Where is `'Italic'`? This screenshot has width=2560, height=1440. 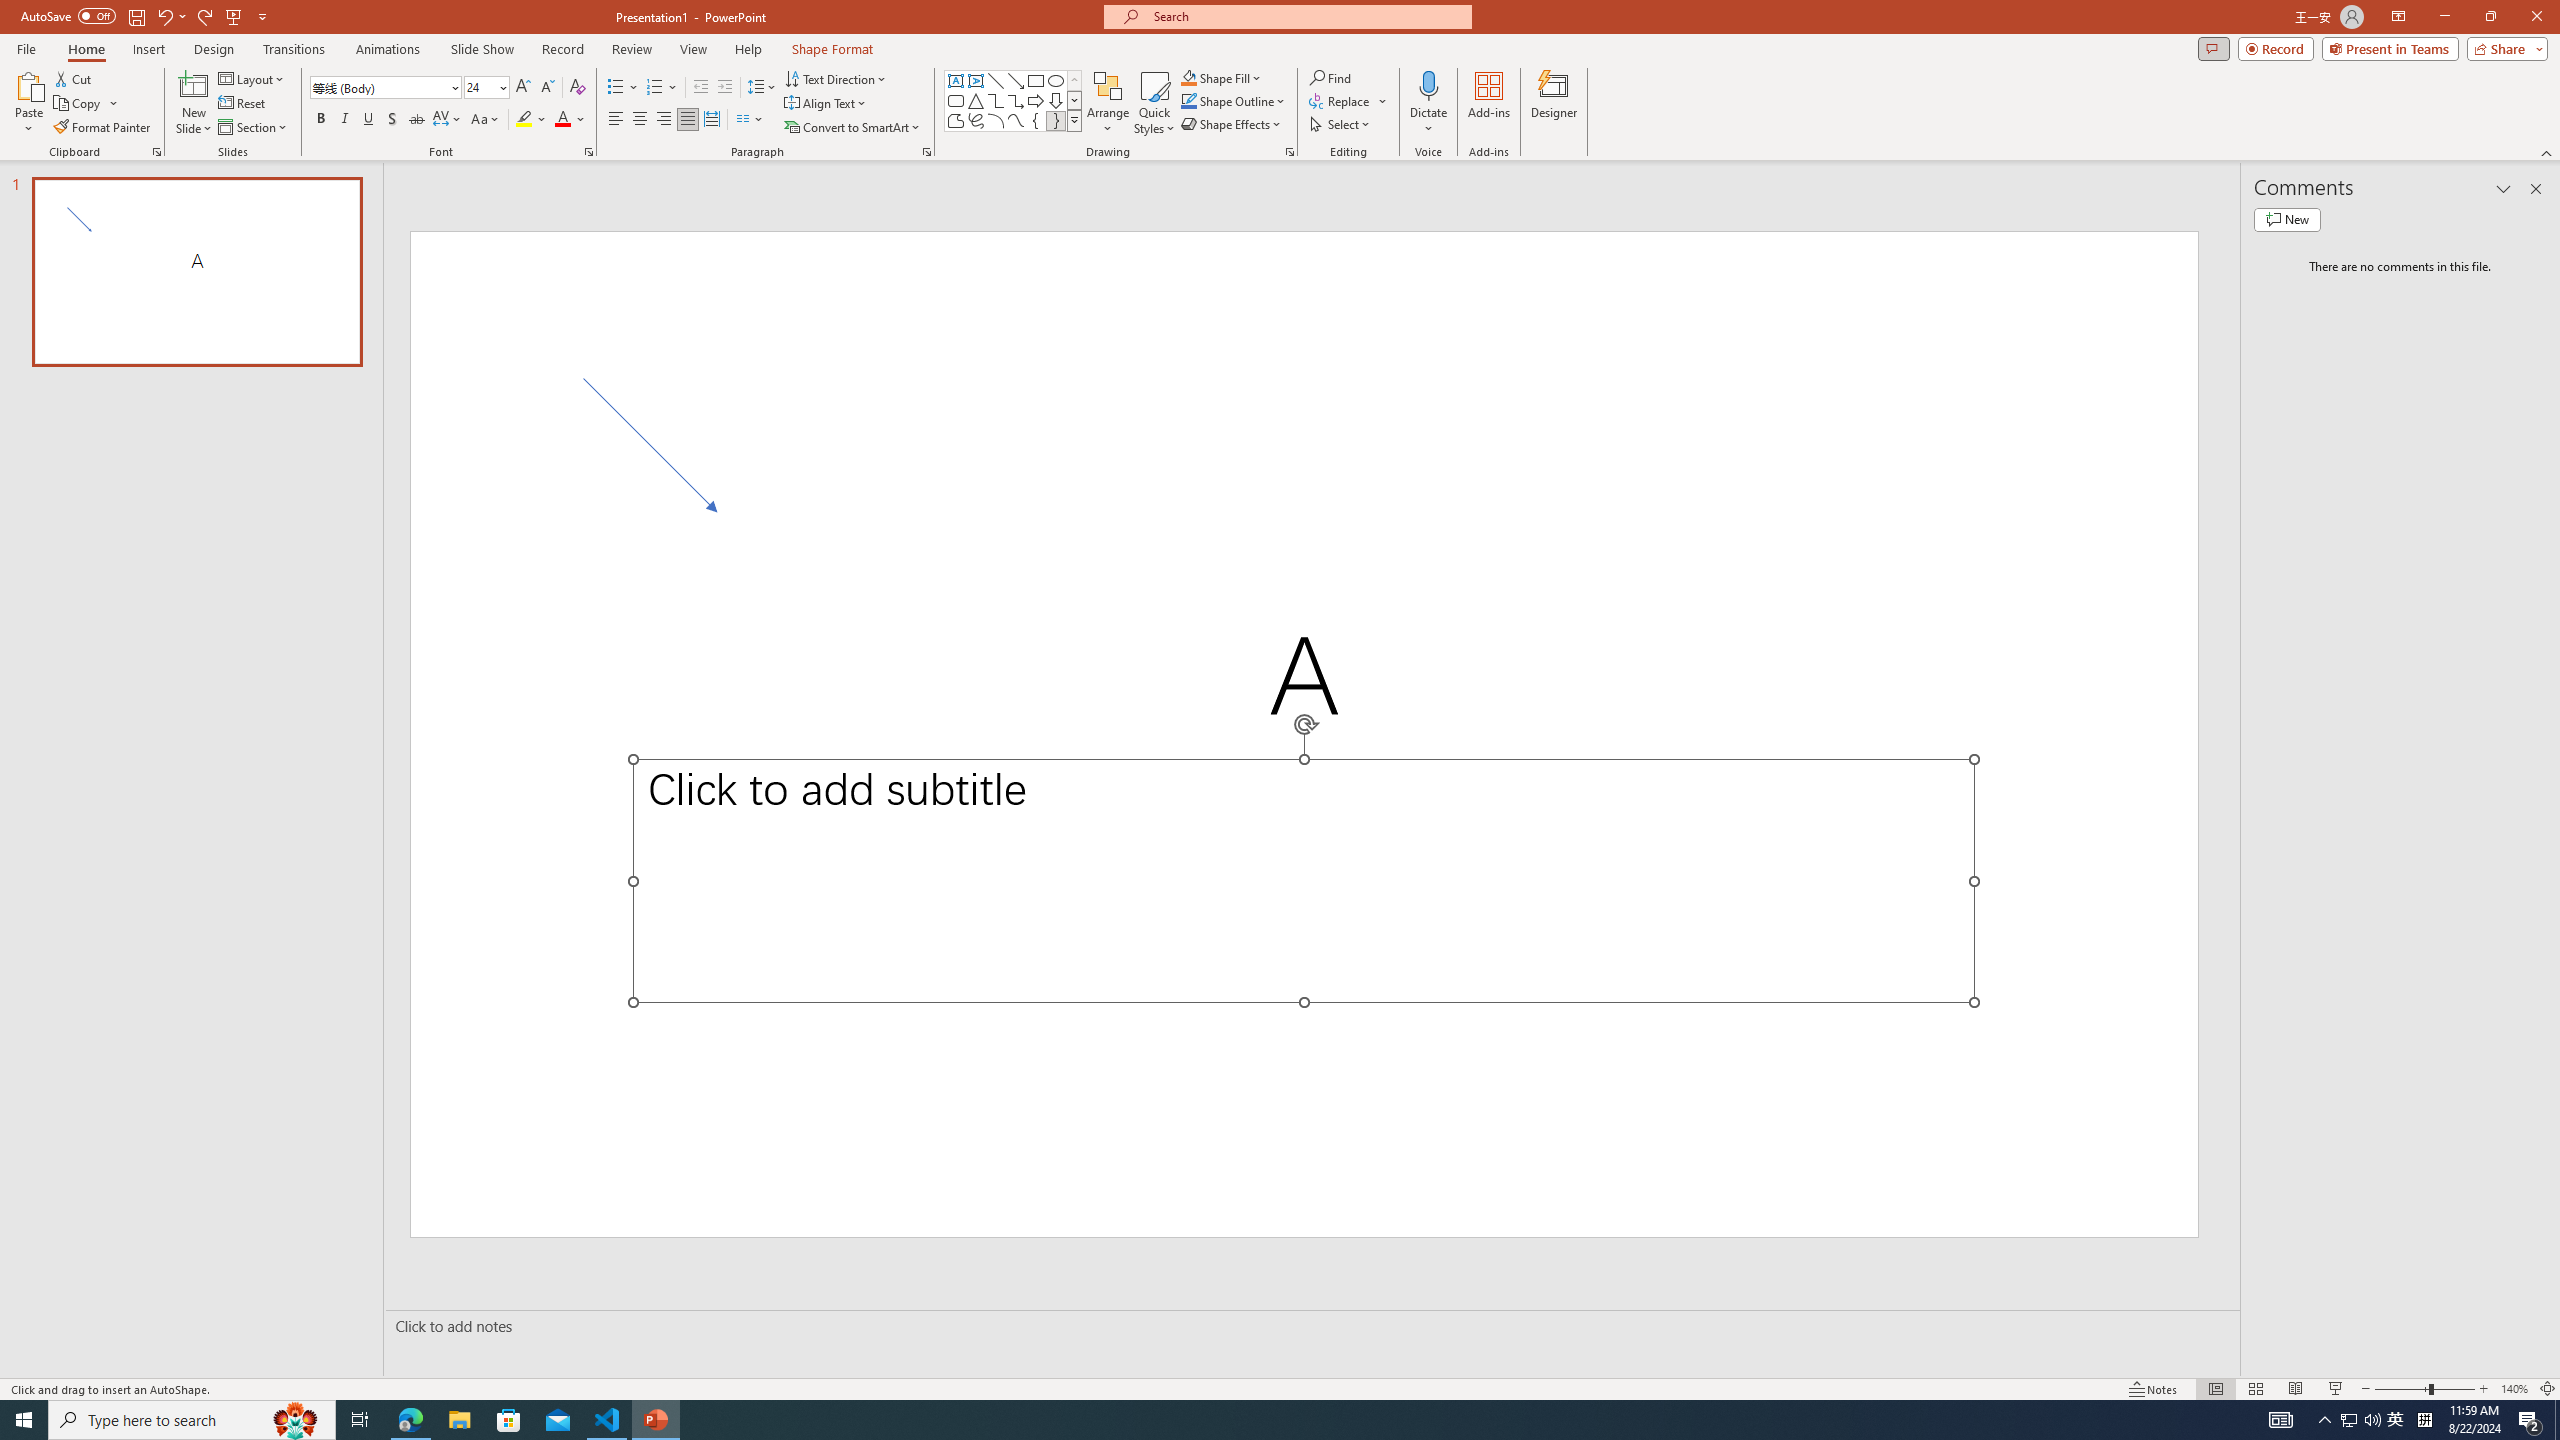
'Italic' is located at coordinates (343, 118).